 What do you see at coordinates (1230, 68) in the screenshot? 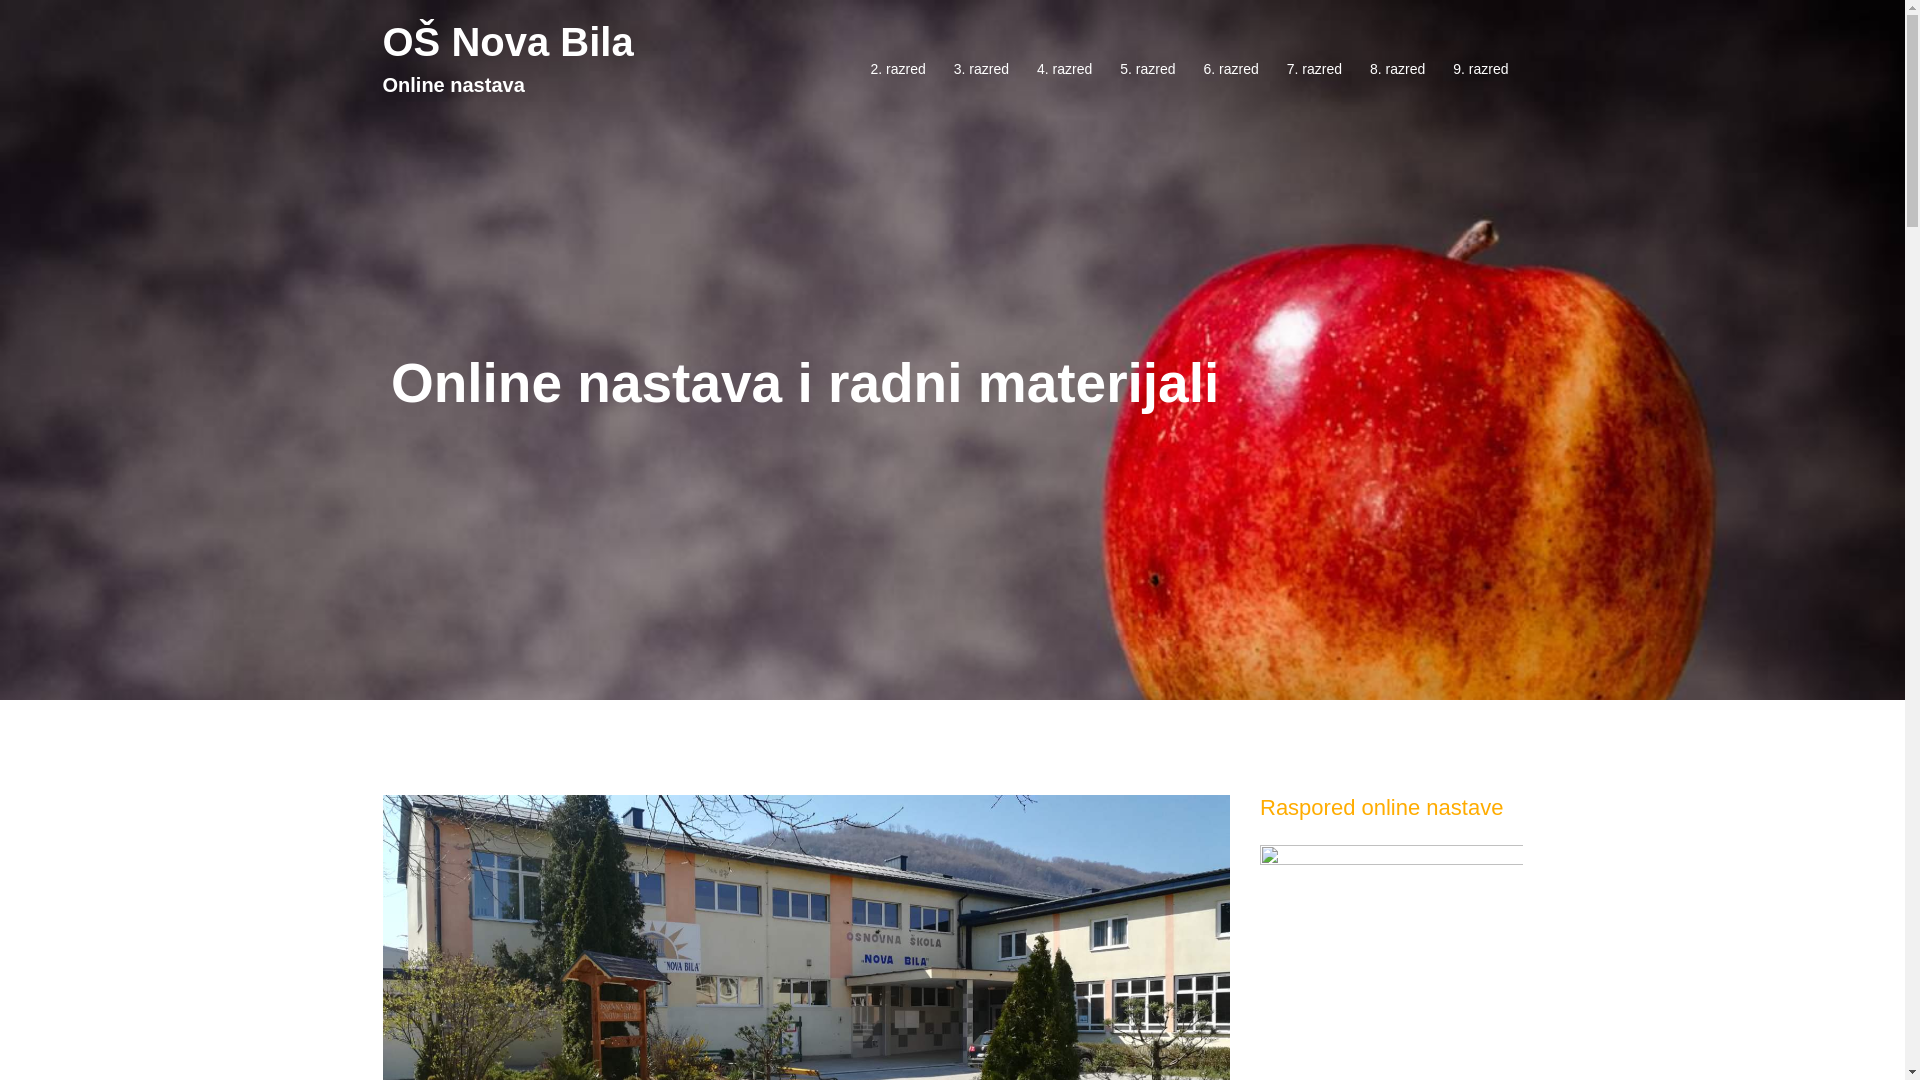
I see `'6. razred'` at bounding box center [1230, 68].